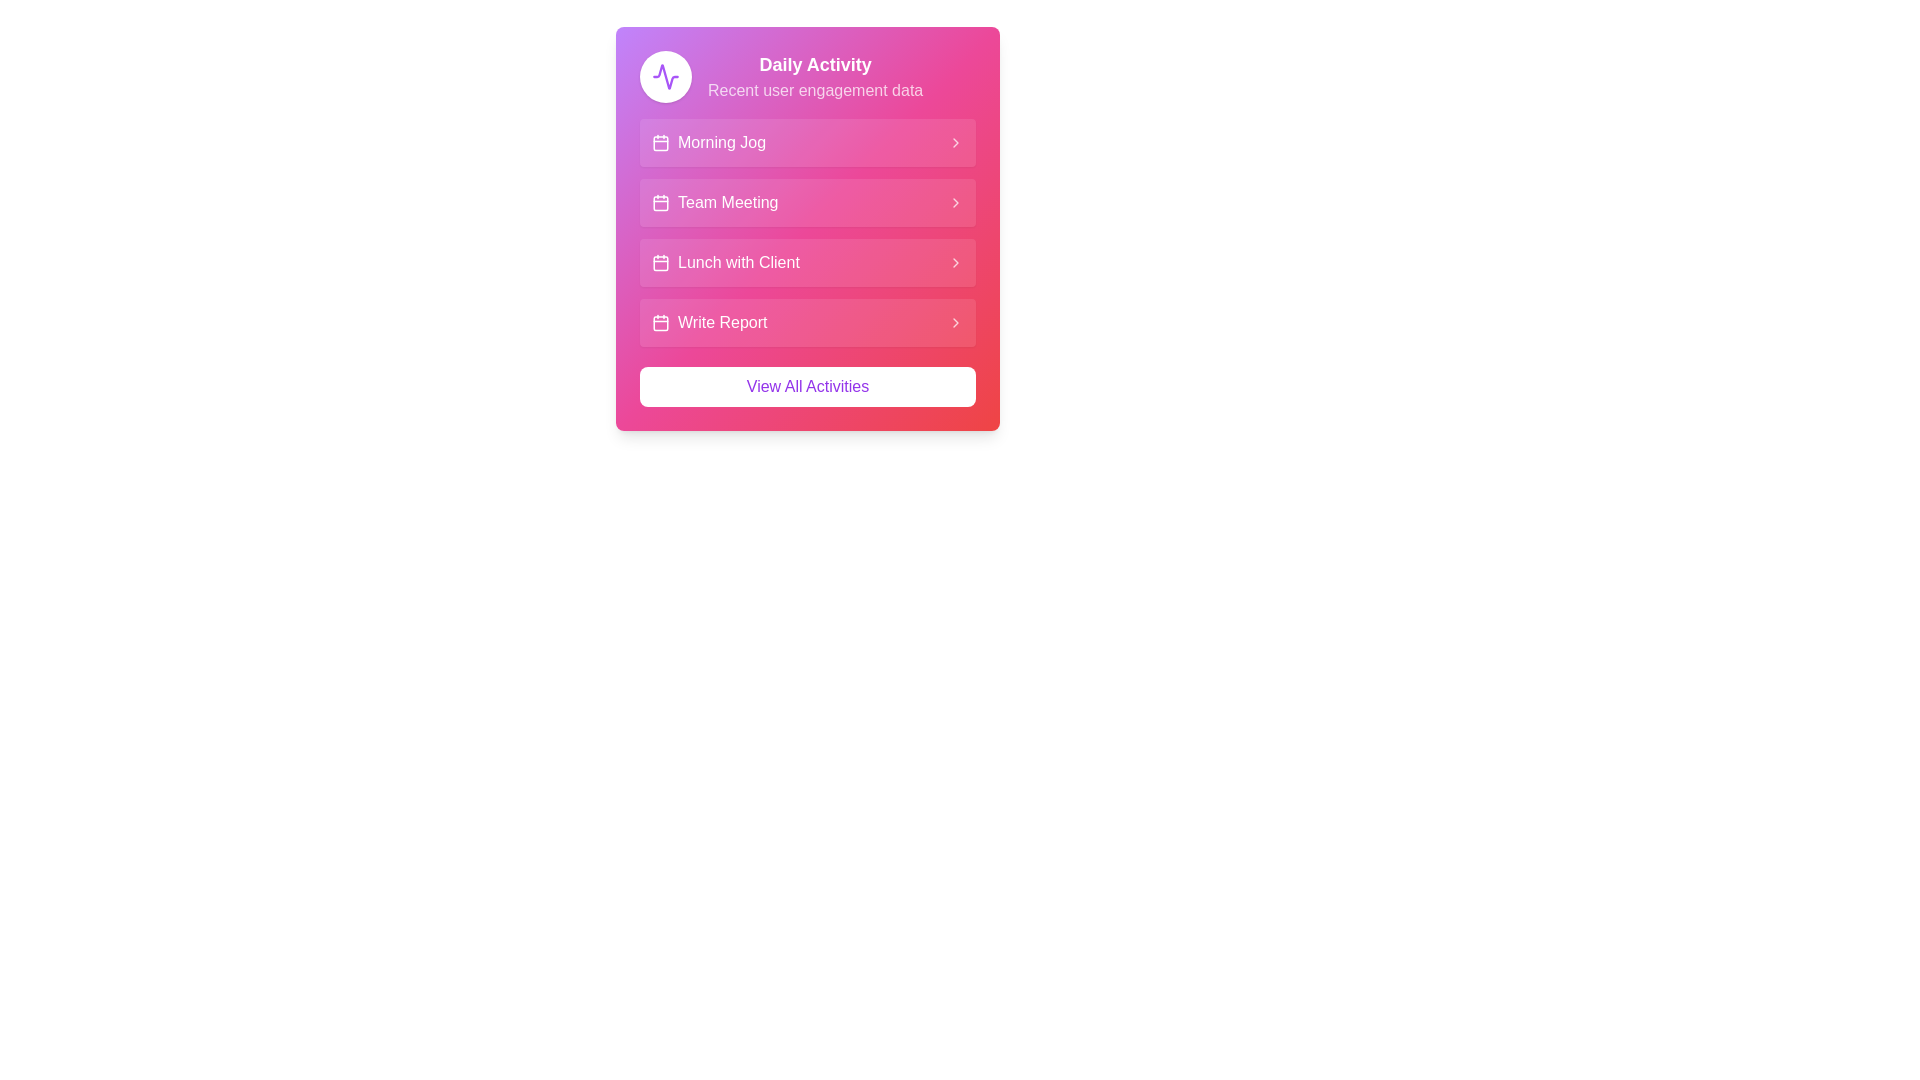 Image resolution: width=1920 pixels, height=1080 pixels. Describe the element at coordinates (815, 76) in the screenshot. I see `the textual header located at the top of the floating card layout` at that location.